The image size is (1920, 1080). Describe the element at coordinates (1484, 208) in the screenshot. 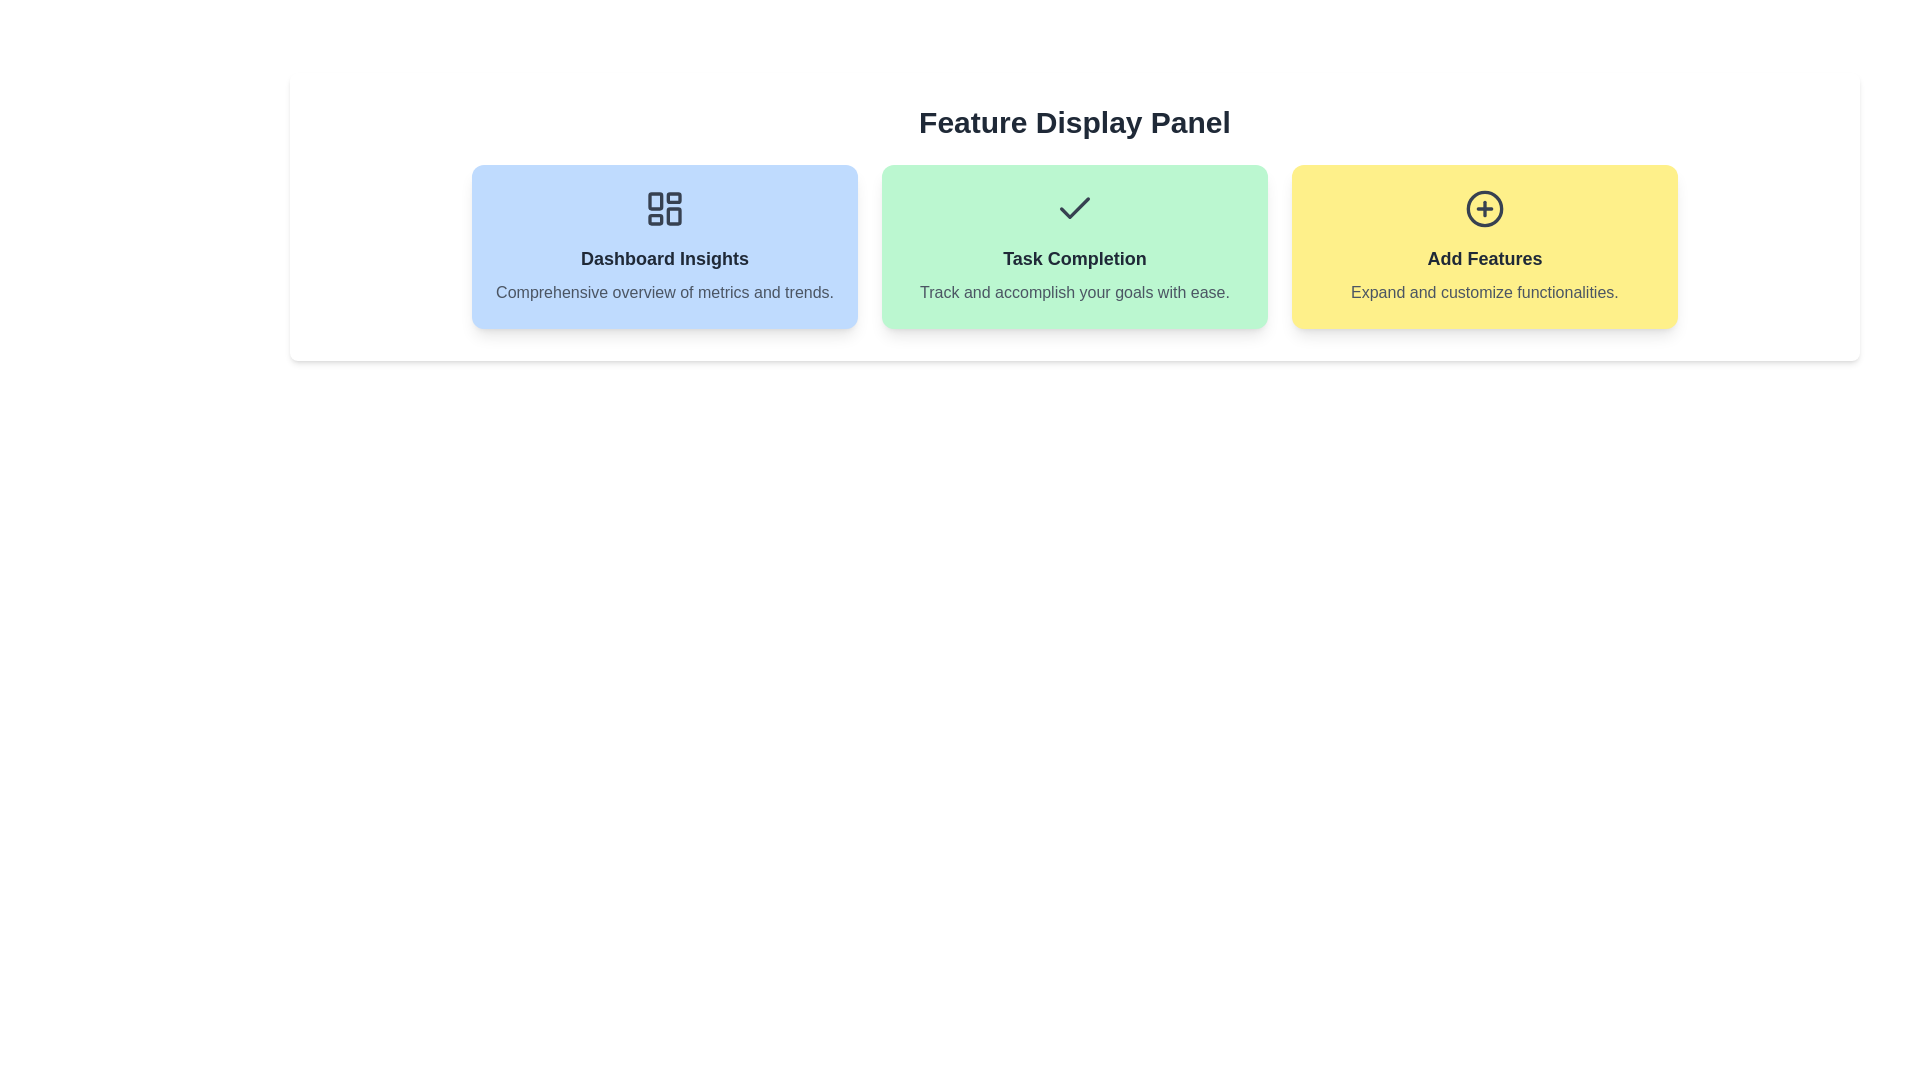

I see `the plus sign icon contained within a circle, which is located at the top-center of the rightmost card labeled 'Add Features'` at that location.